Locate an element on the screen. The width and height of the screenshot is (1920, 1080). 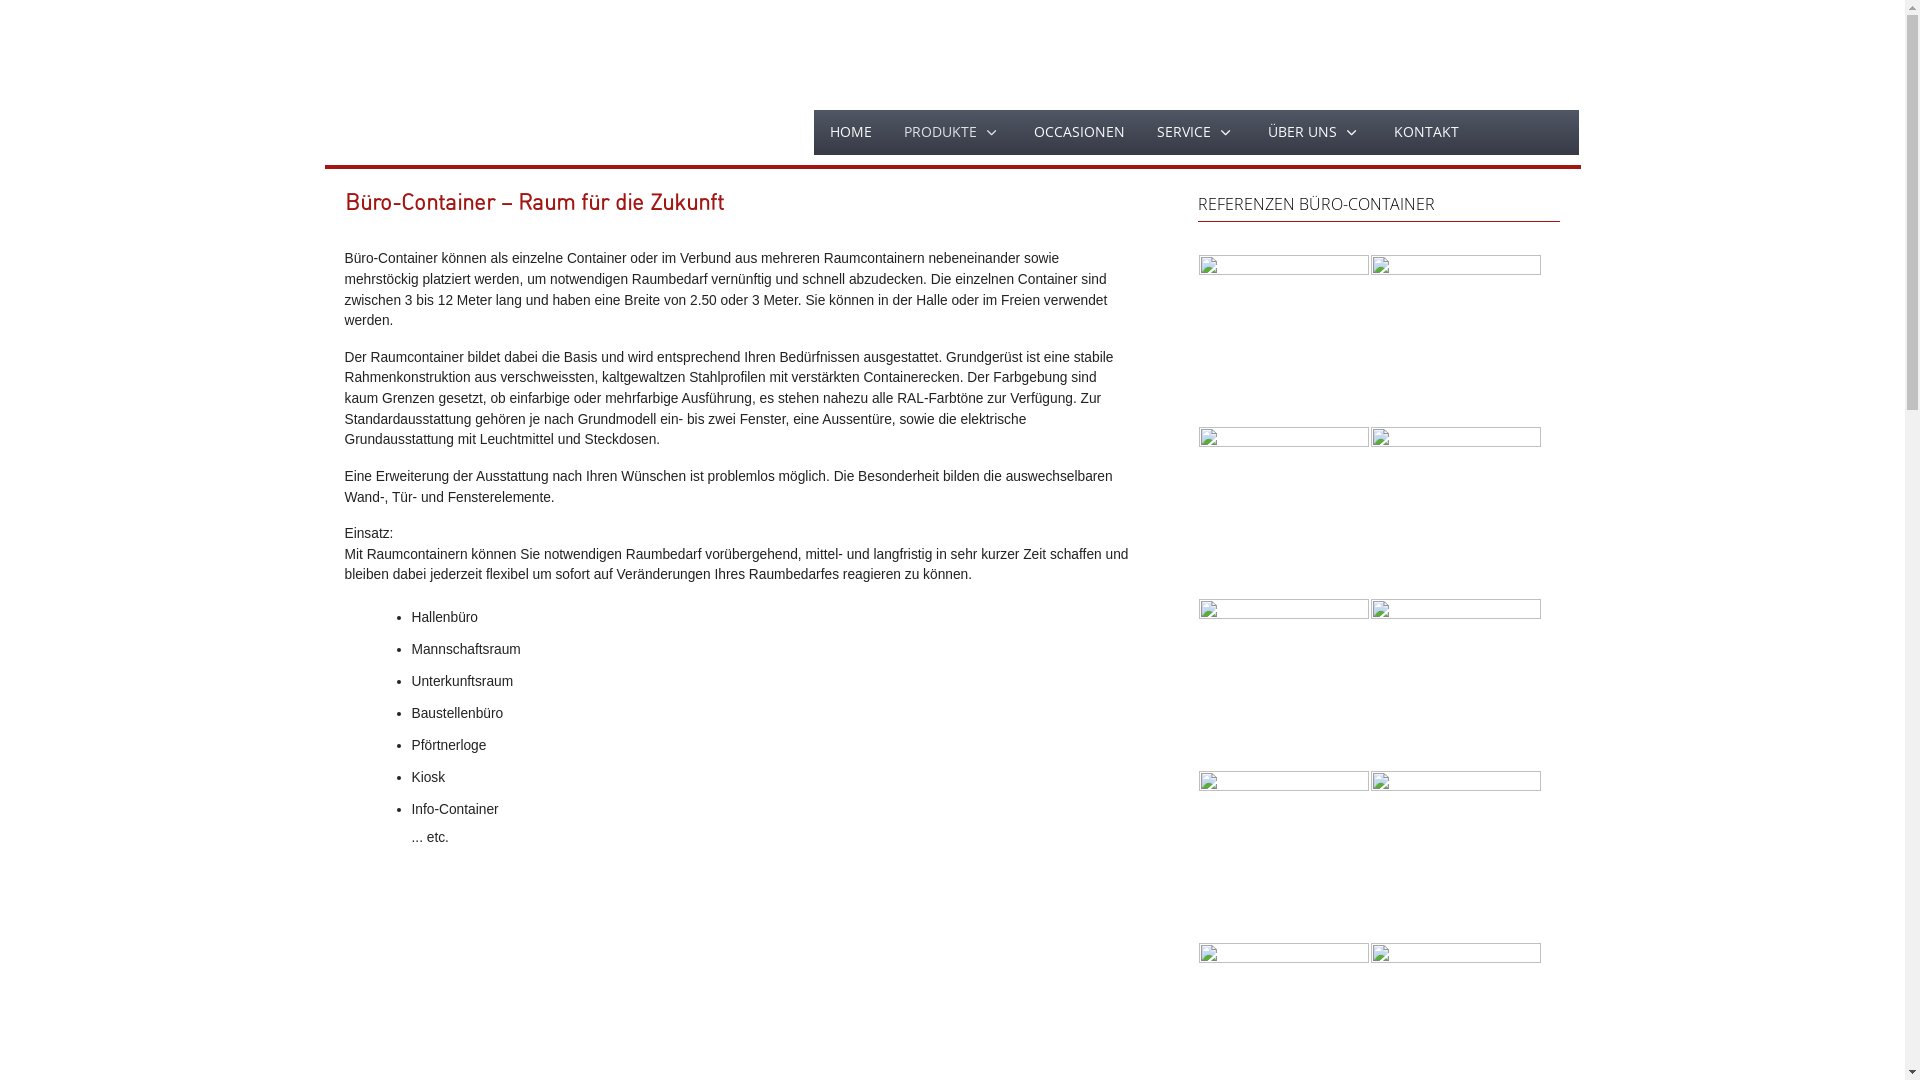
'Suchen' is located at coordinates (1473, 132).